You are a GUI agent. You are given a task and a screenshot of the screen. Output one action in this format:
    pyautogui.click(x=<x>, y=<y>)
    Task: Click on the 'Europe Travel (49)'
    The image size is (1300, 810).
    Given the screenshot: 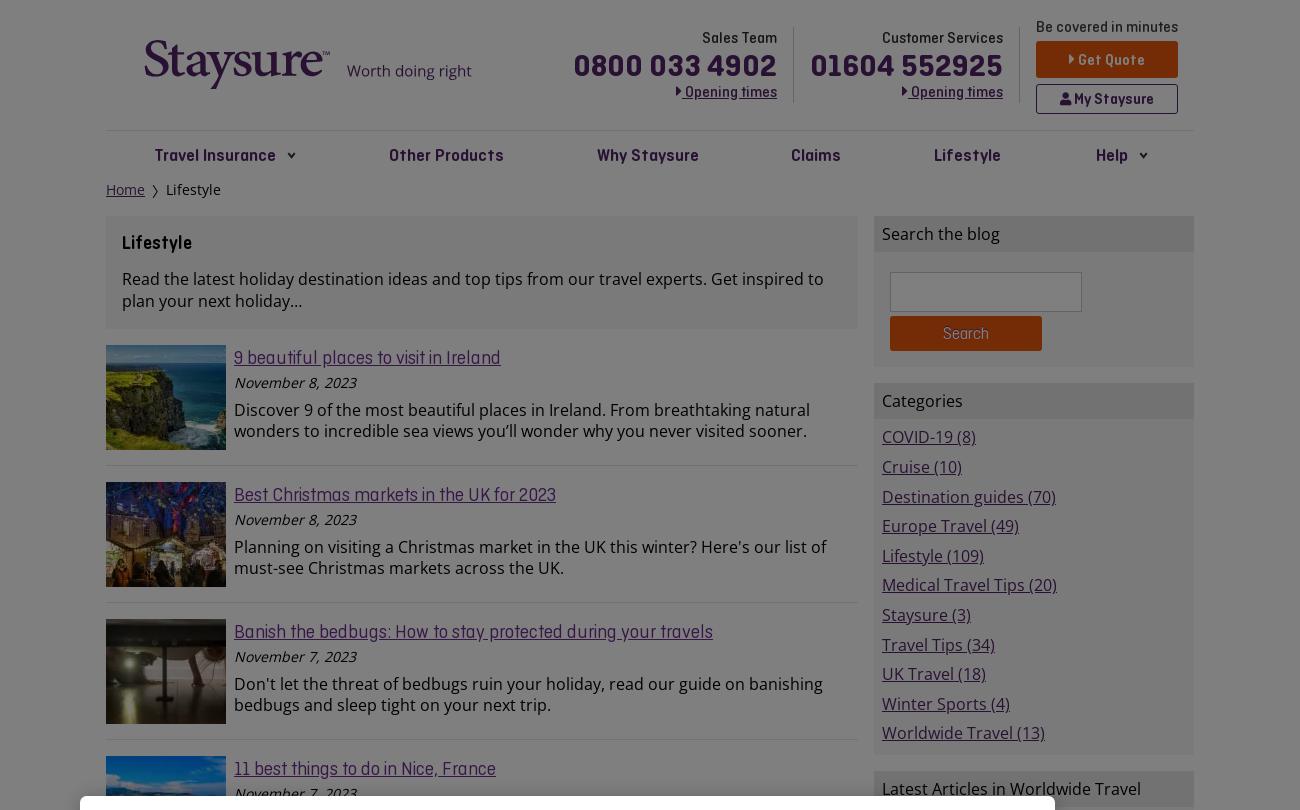 What is the action you would take?
    pyautogui.click(x=950, y=526)
    